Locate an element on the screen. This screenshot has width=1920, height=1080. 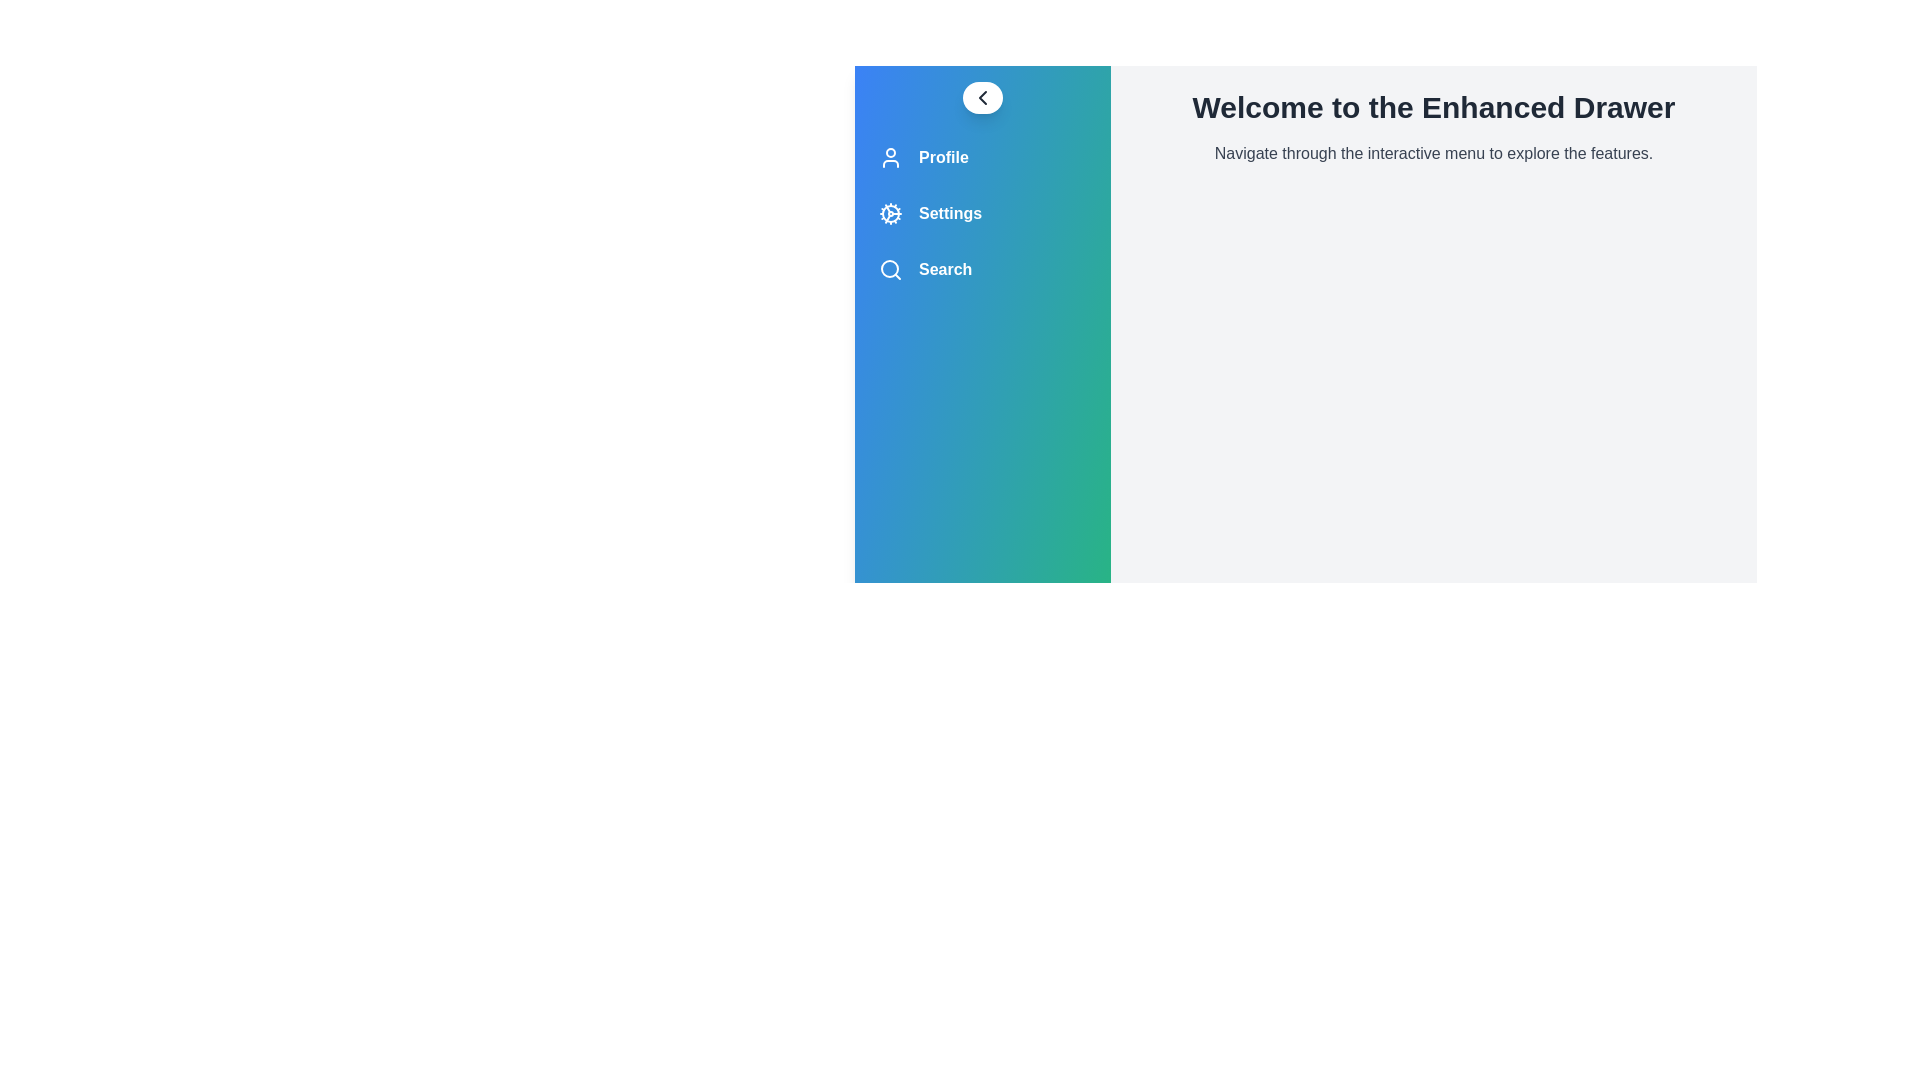
the toggle button to open or close the drawer is located at coordinates (983, 97).